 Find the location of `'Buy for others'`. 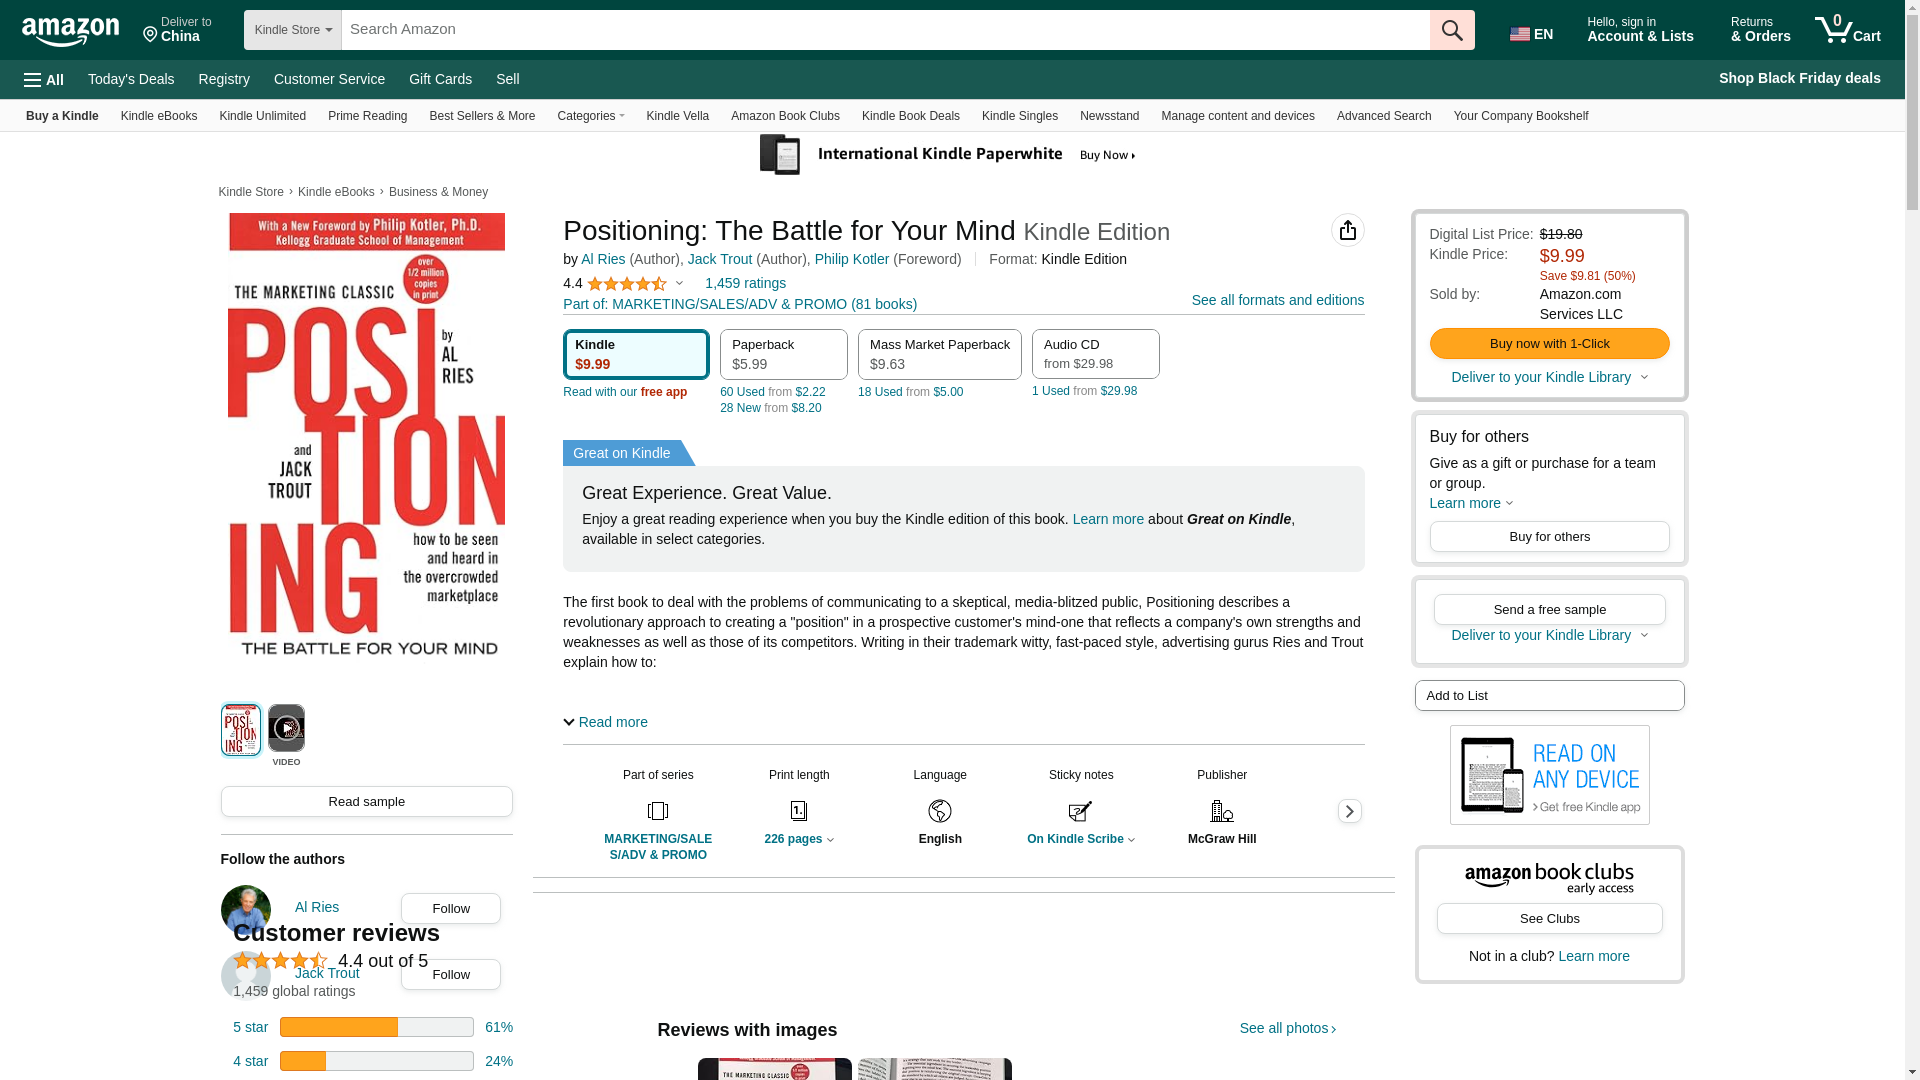

'Buy for others' is located at coordinates (1548, 535).